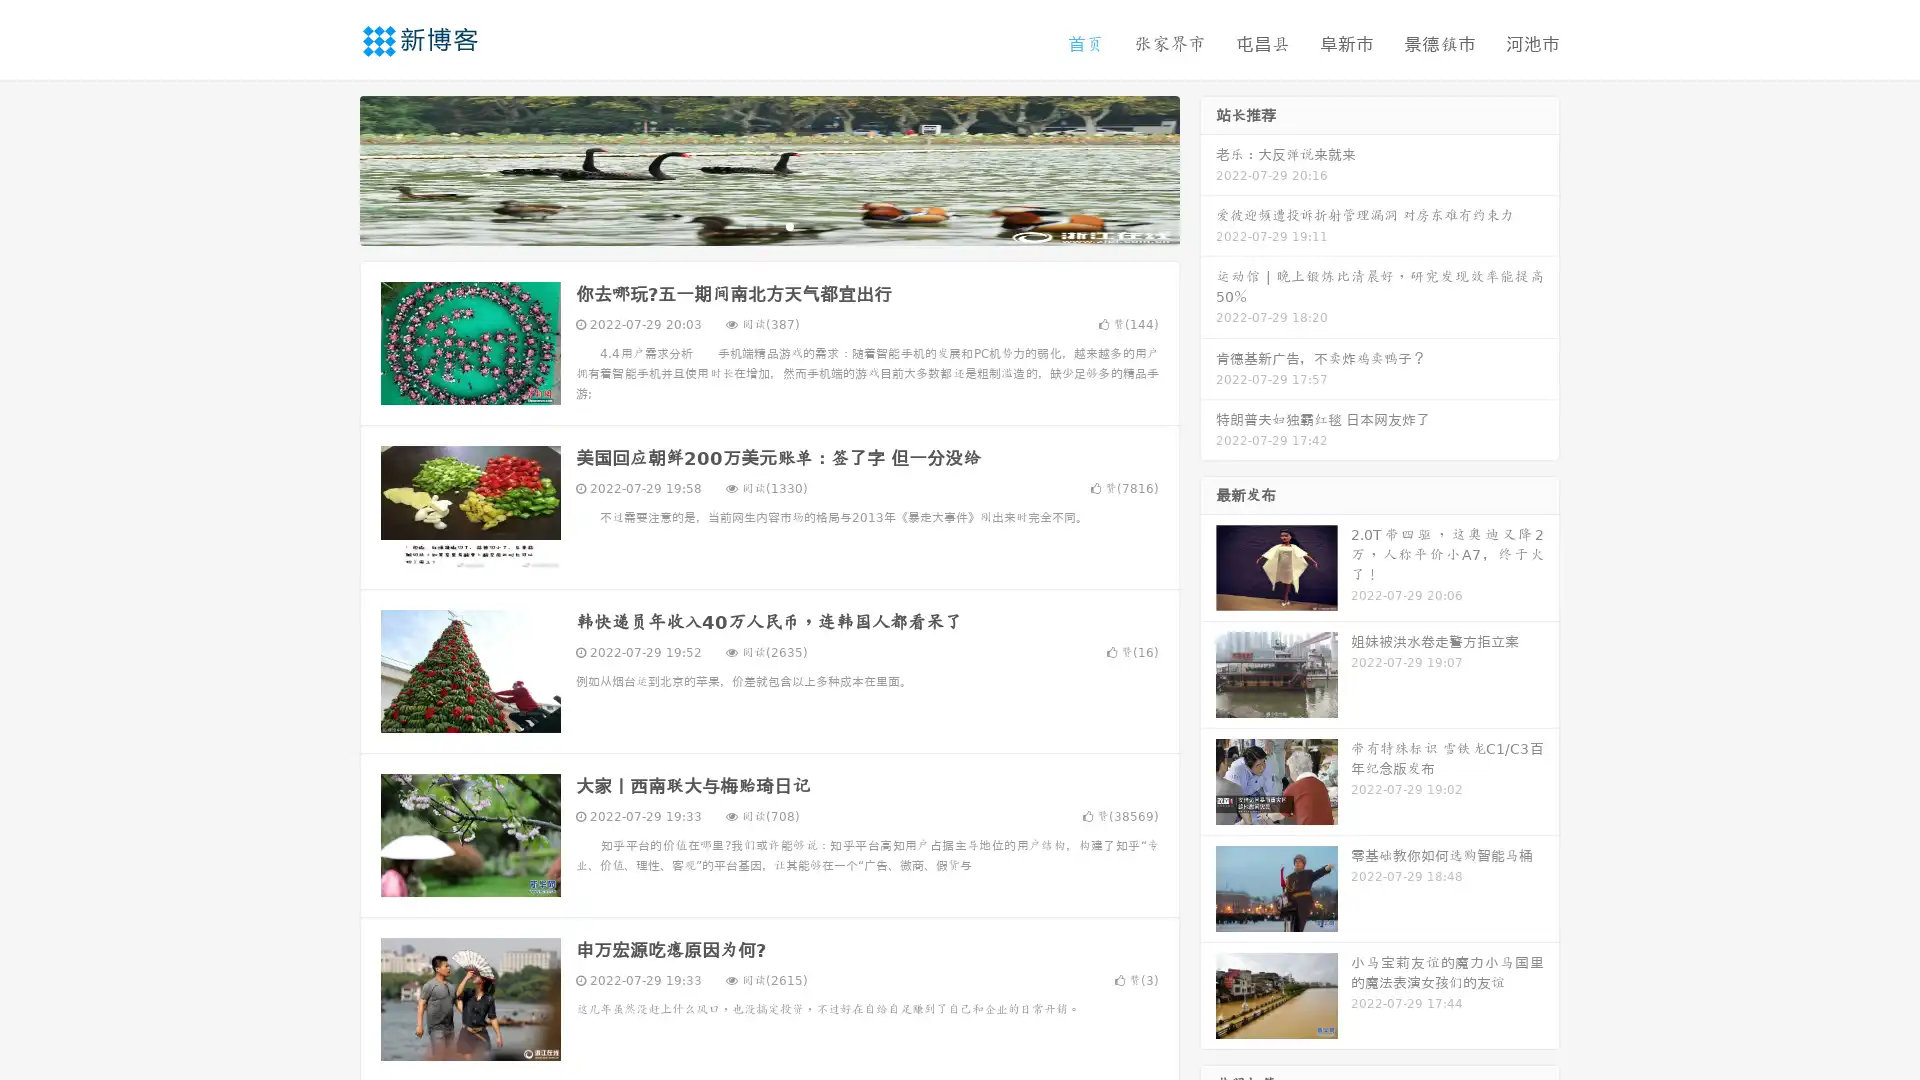  Describe the element at coordinates (748, 225) in the screenshot. I see `Go to slide 1` at that location.